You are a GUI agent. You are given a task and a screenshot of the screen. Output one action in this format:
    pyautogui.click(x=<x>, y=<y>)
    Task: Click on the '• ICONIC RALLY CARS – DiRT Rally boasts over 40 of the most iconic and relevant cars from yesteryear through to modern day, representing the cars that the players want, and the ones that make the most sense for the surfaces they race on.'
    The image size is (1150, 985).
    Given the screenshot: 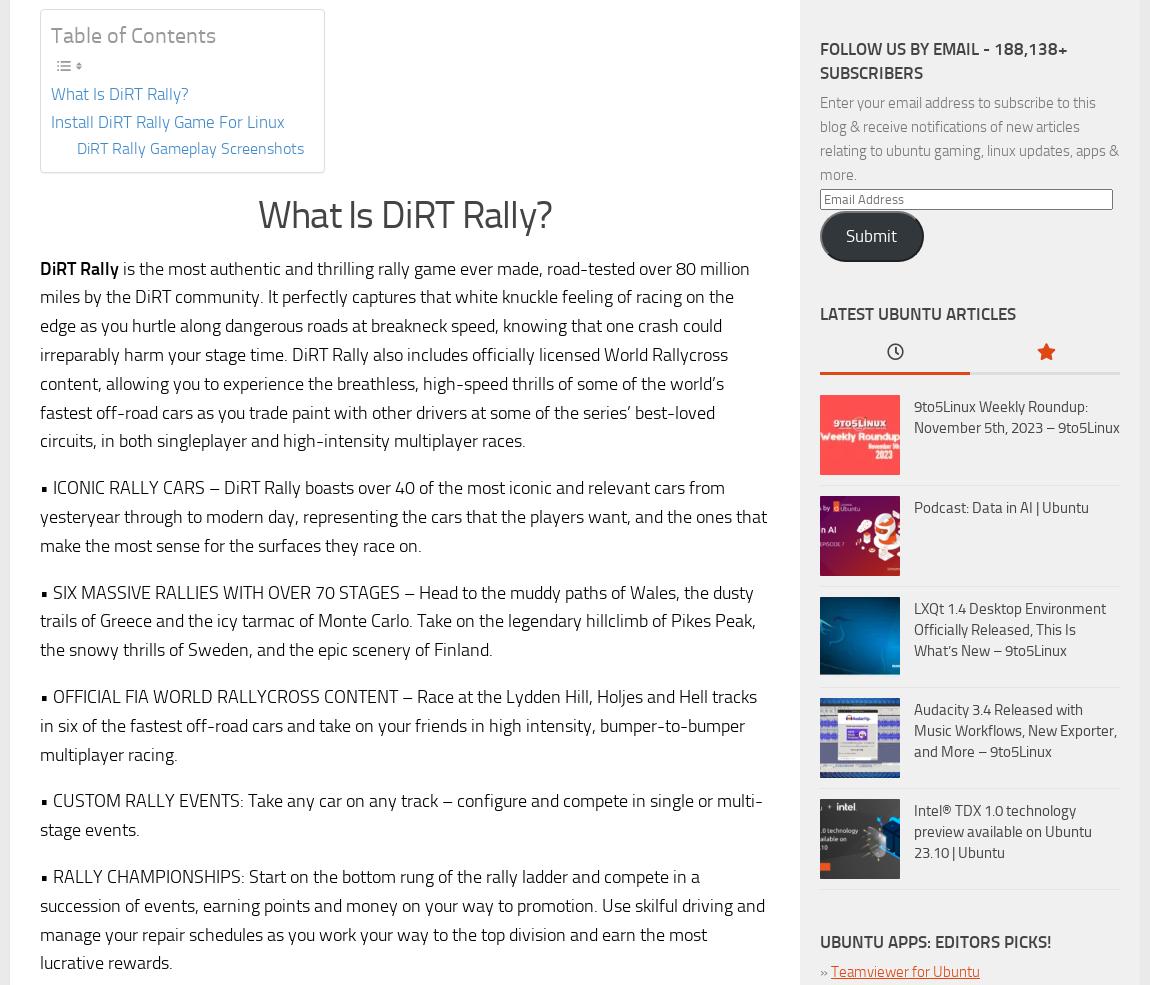 What is the action you would take?
    pyautogui.click(x=403, y=516)
    